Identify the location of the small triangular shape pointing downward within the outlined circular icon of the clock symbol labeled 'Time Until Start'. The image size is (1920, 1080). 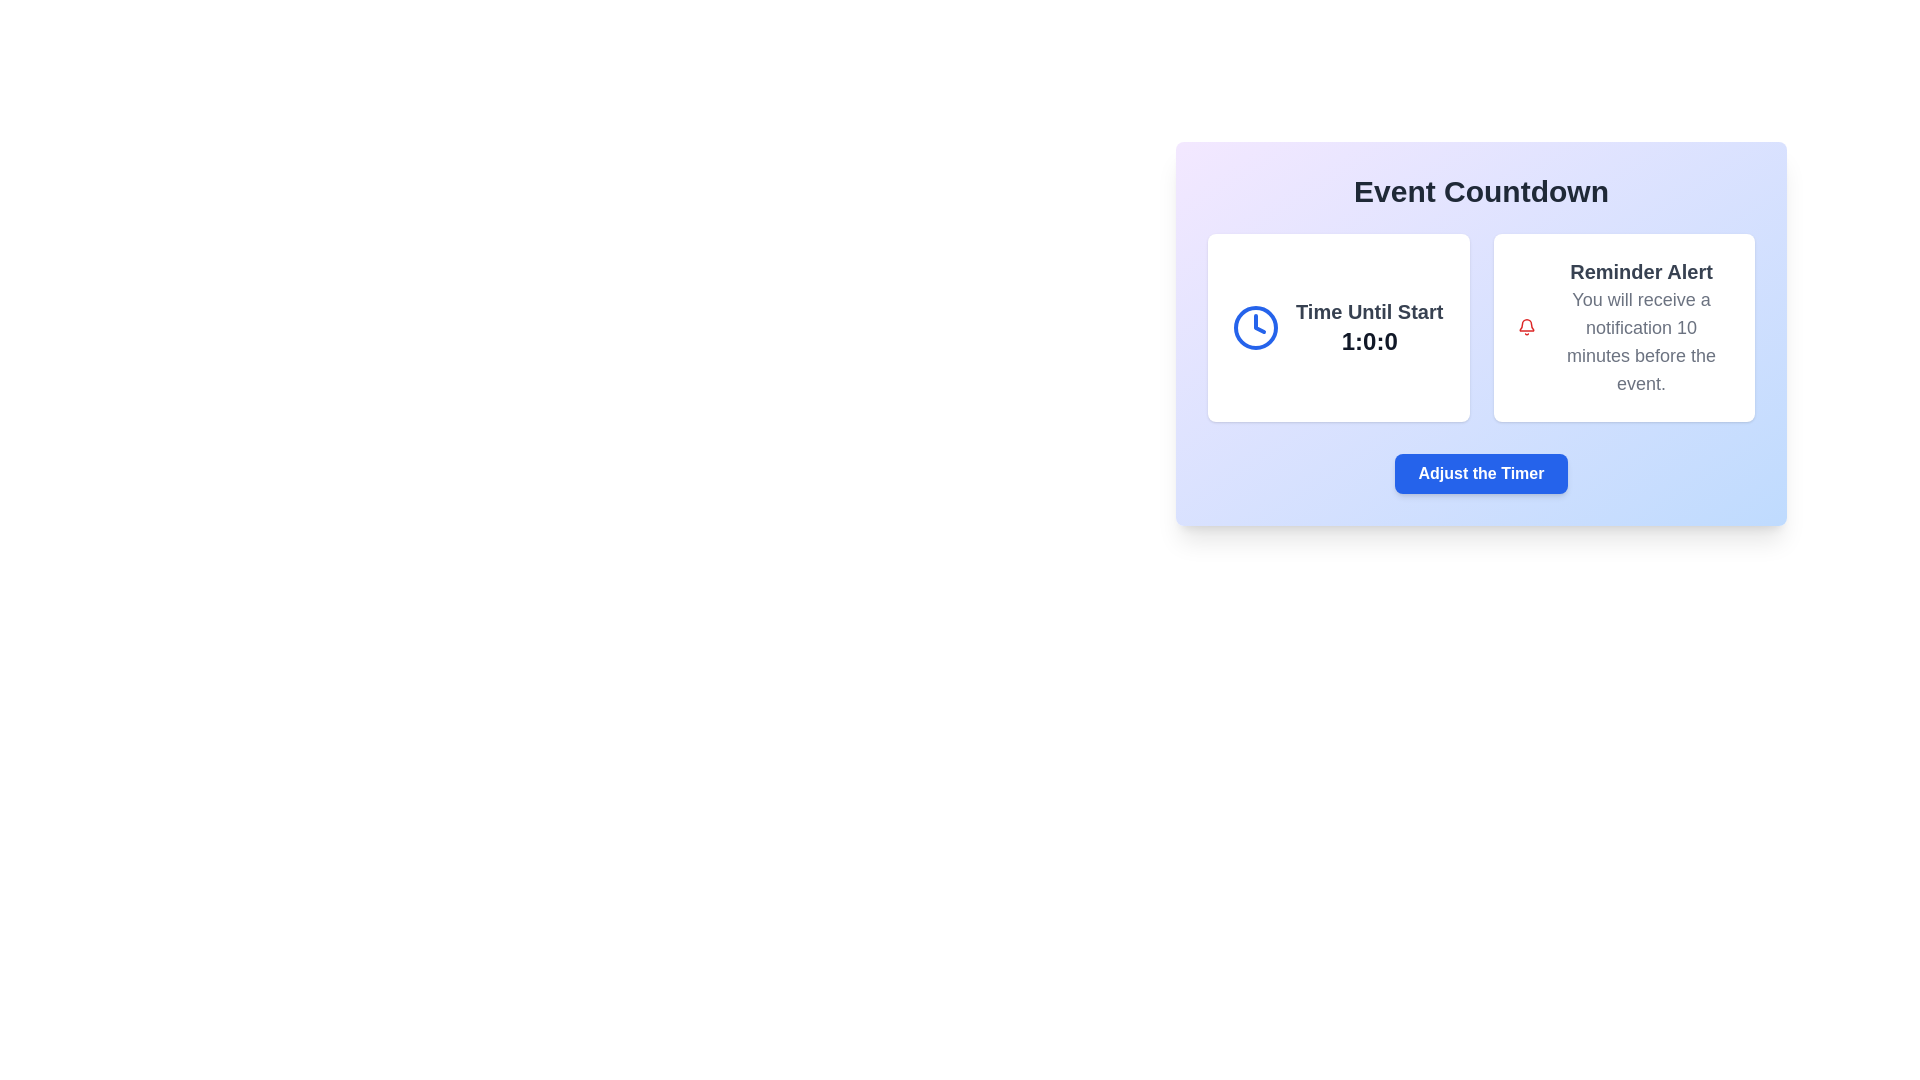
(1258, 323).